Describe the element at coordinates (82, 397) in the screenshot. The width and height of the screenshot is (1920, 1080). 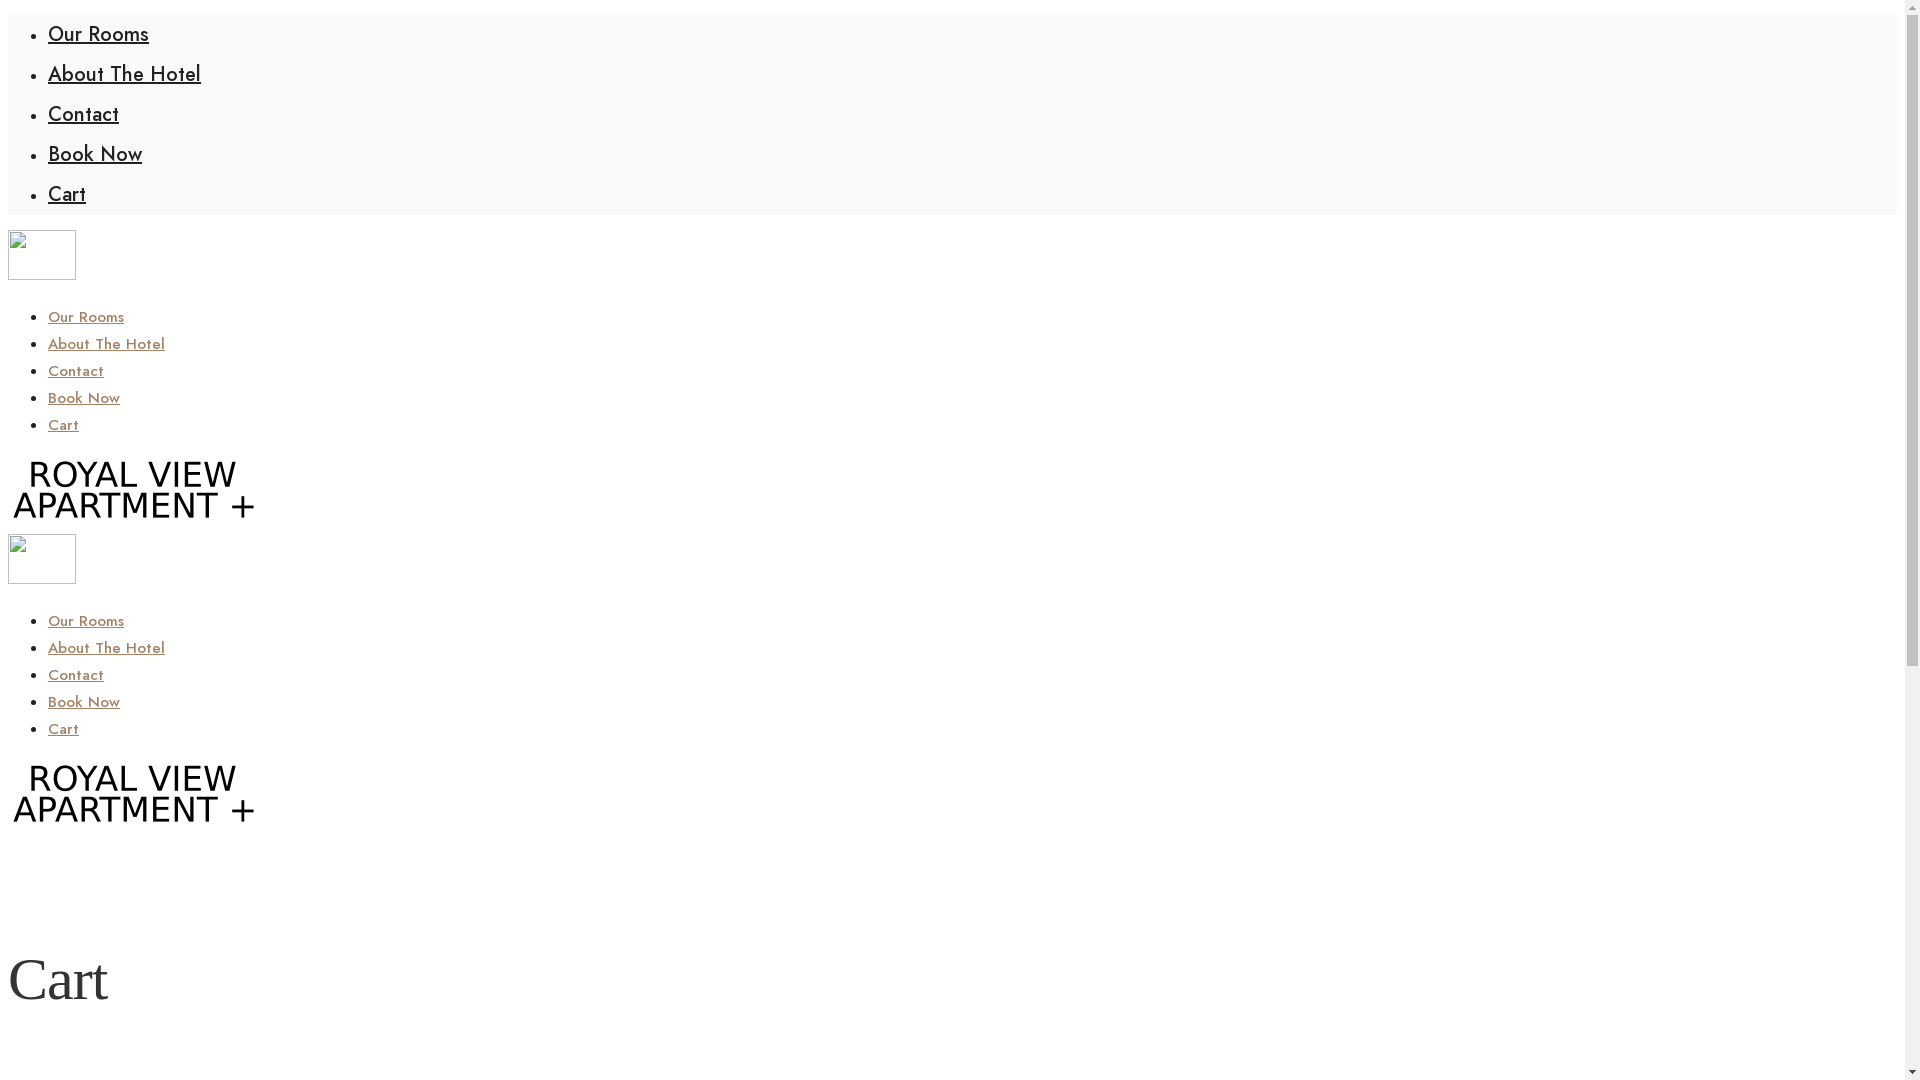
I see `'Book Now'` at that location.